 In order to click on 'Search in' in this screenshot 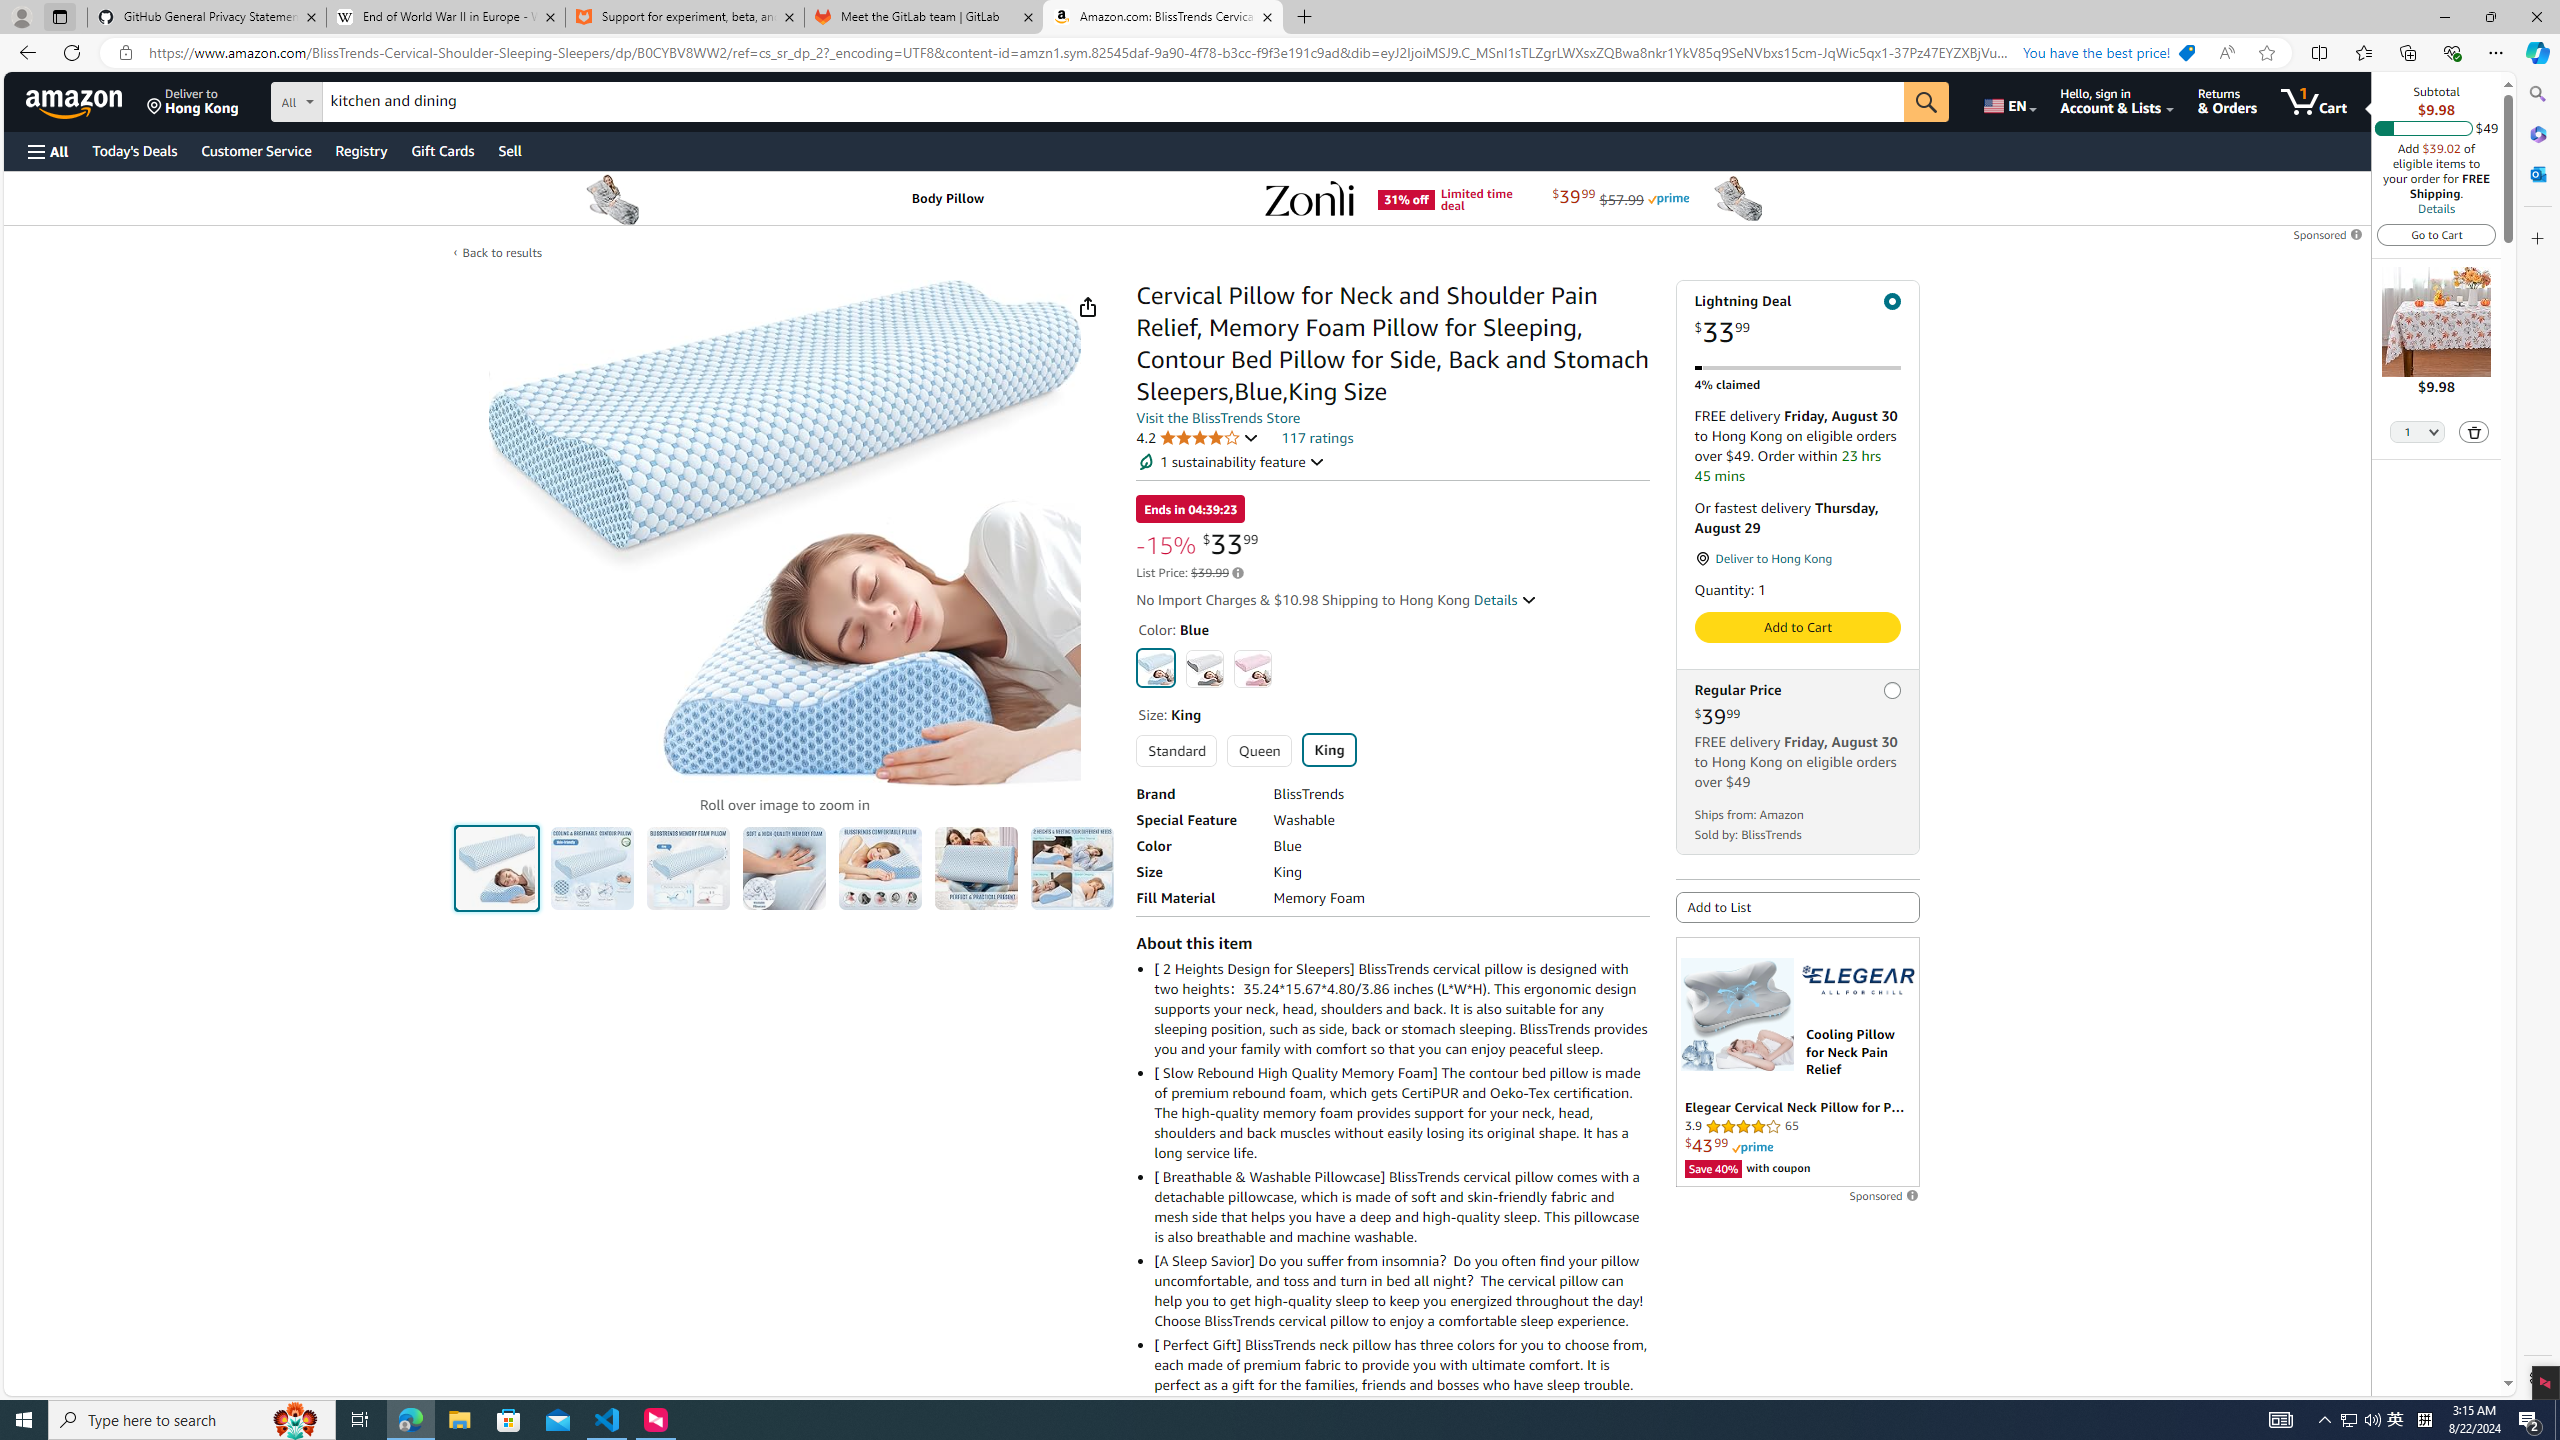, I will do `click(370, 99)`.